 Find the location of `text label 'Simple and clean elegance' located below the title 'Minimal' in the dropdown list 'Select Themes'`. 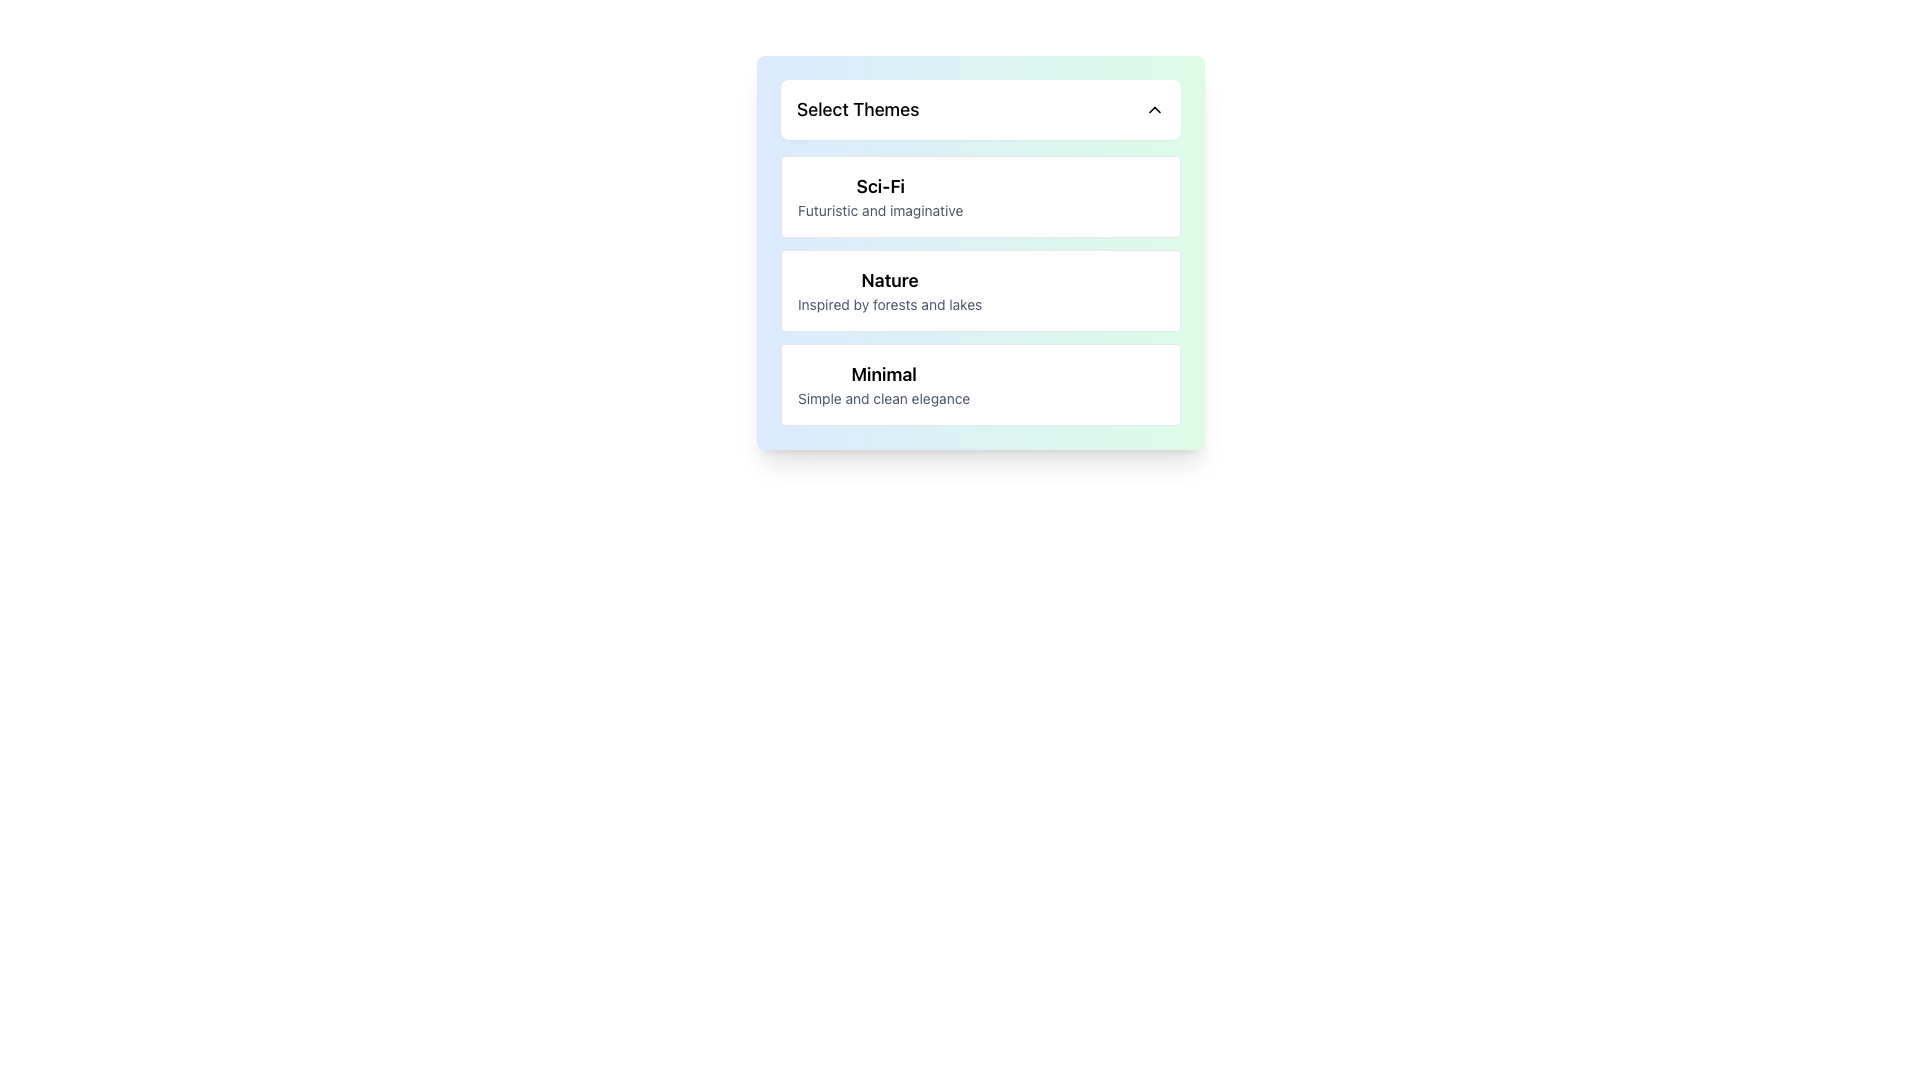

text label 'Simple and clean elegance' located below the title 'Minimal' in the dropdown list 'Select Themes' is located at coordinates (883, 398).